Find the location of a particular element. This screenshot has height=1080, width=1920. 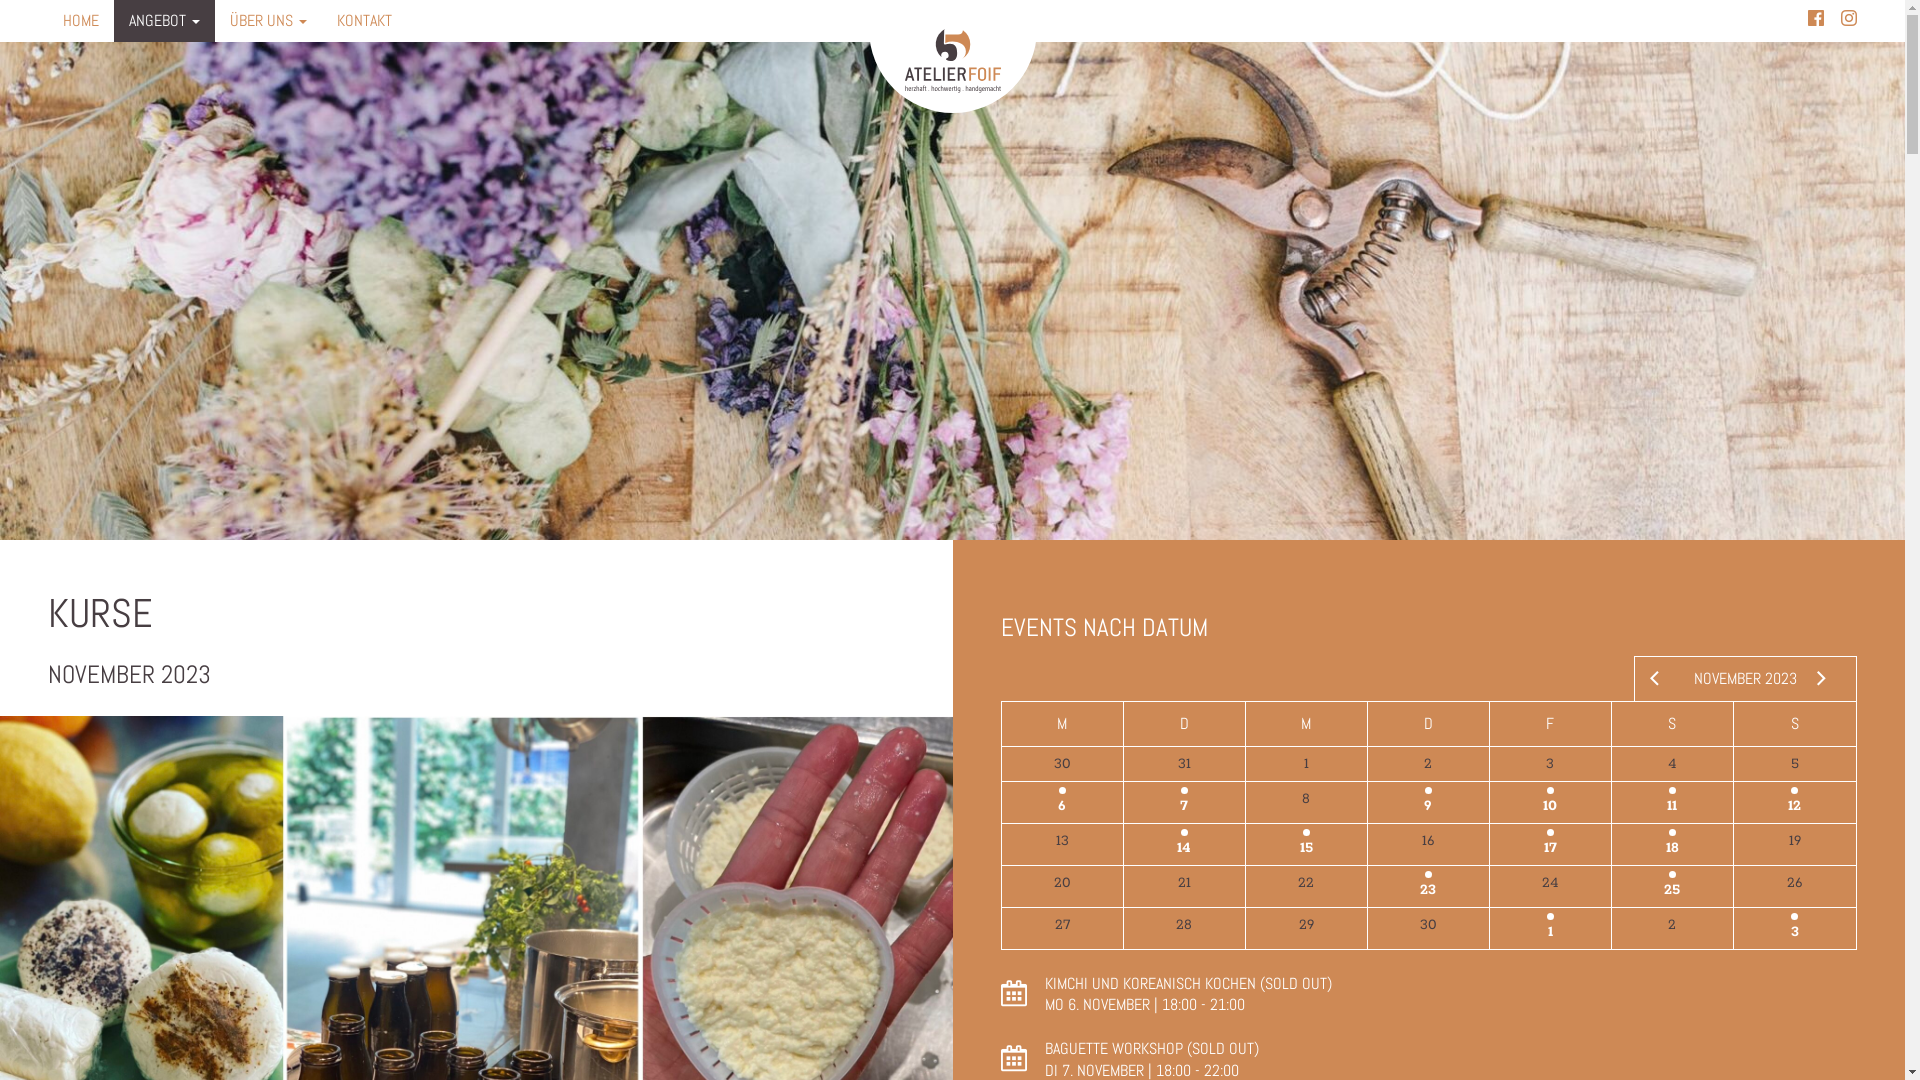

'1 VERANSTALTUNG, is located at coordinates (1245, 844).